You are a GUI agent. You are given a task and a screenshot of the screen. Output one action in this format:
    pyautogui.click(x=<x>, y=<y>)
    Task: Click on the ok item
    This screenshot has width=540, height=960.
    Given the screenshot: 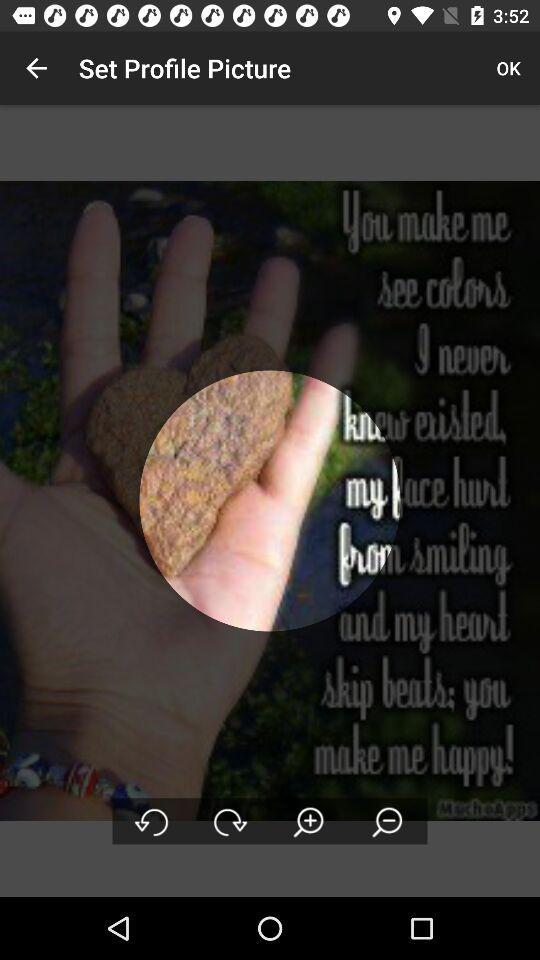 What is the action you would take?
    pyautogui.click(x=508, y=68)
    